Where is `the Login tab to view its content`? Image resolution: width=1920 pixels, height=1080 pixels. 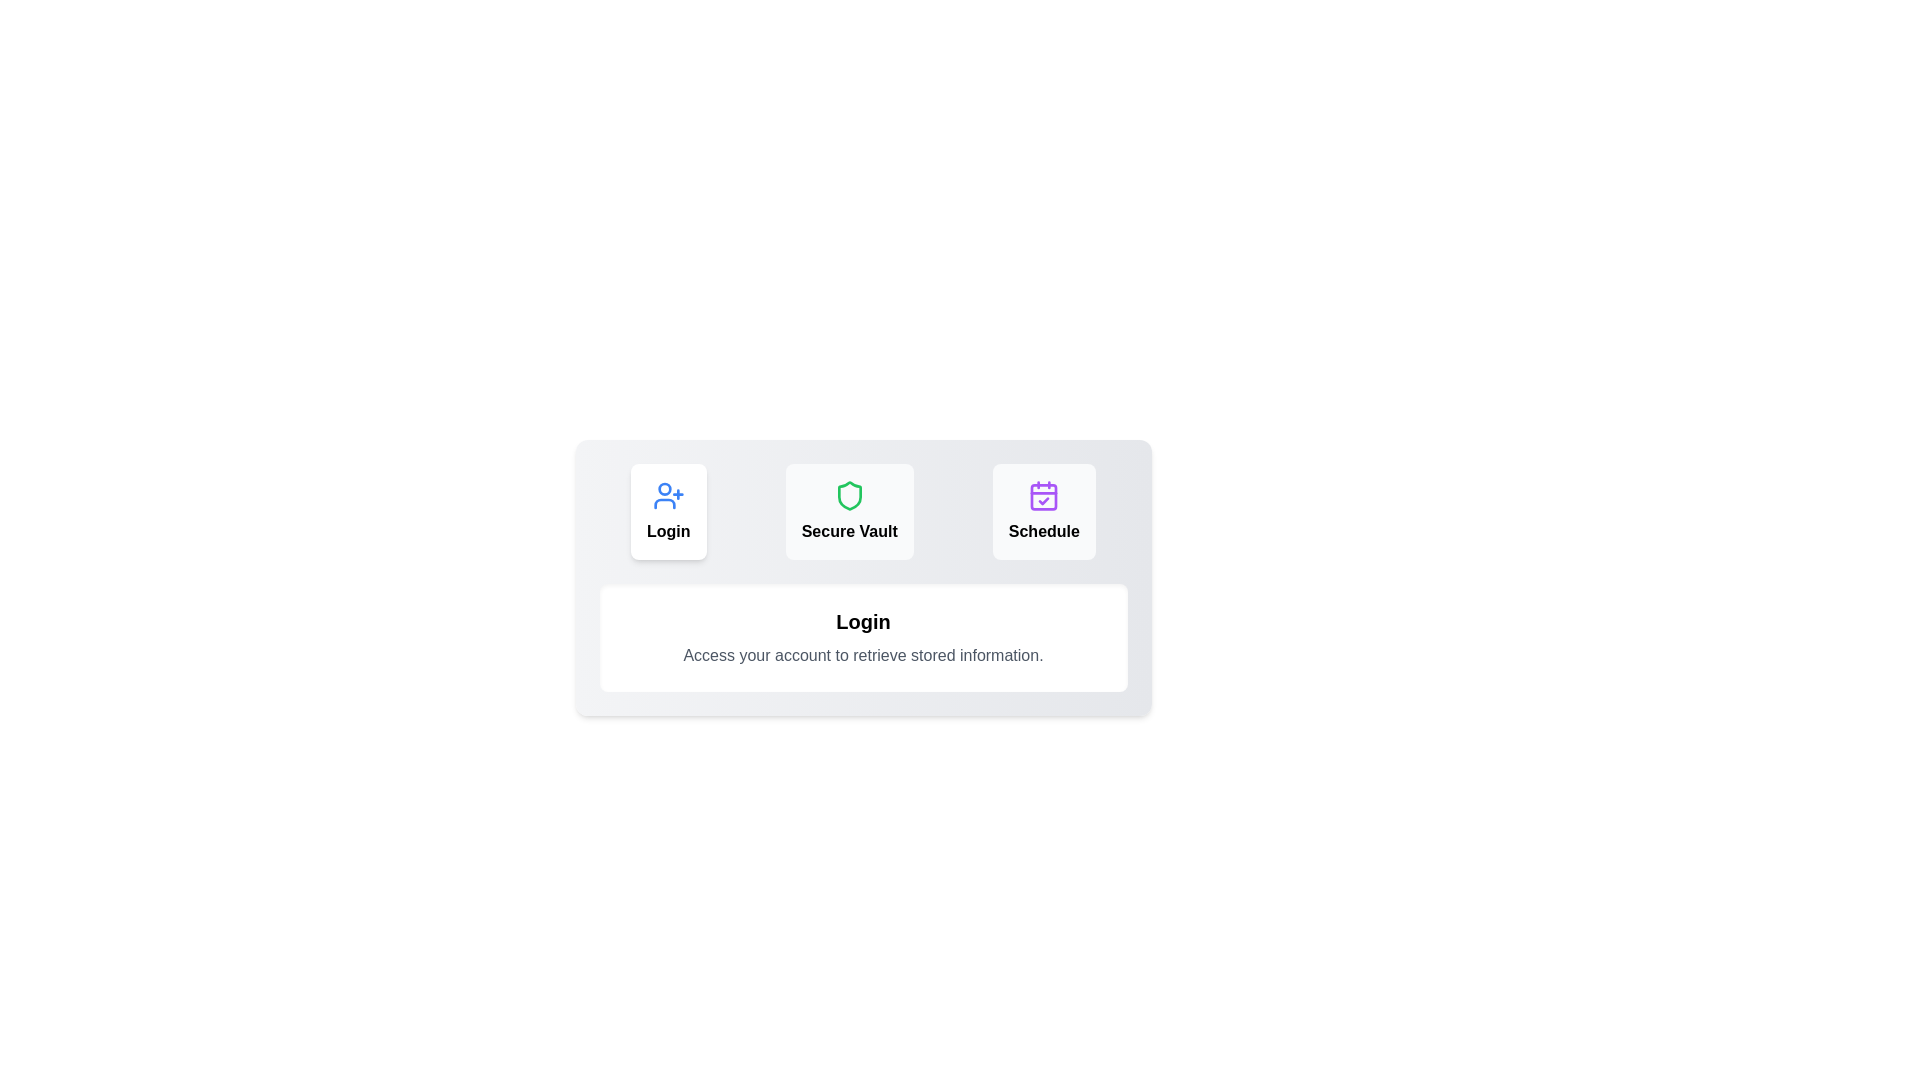 the Login tab to view its content is located at coordinates (668, 511).